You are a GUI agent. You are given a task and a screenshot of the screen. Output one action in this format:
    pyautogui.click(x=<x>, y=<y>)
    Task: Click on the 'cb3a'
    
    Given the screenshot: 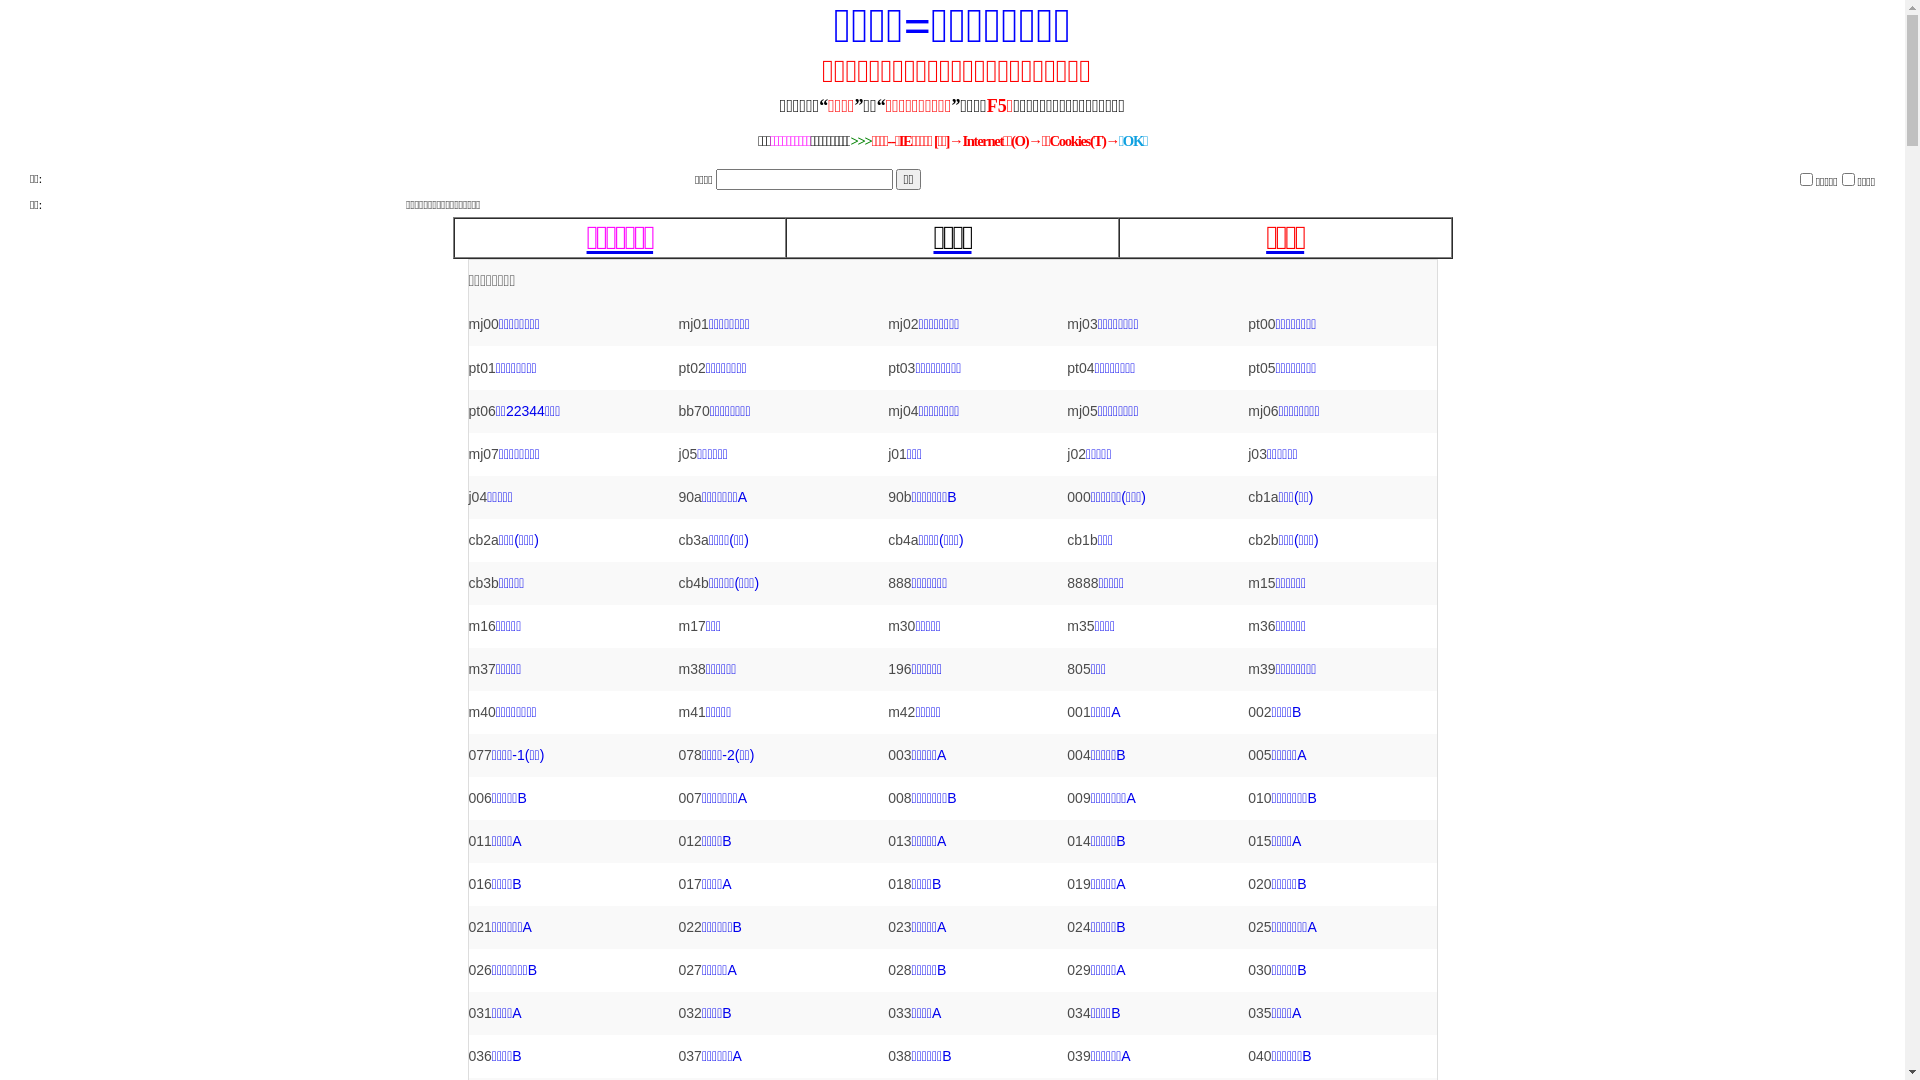 What is the action you would take?
    pyautogui.click(x=694, y=540)
    